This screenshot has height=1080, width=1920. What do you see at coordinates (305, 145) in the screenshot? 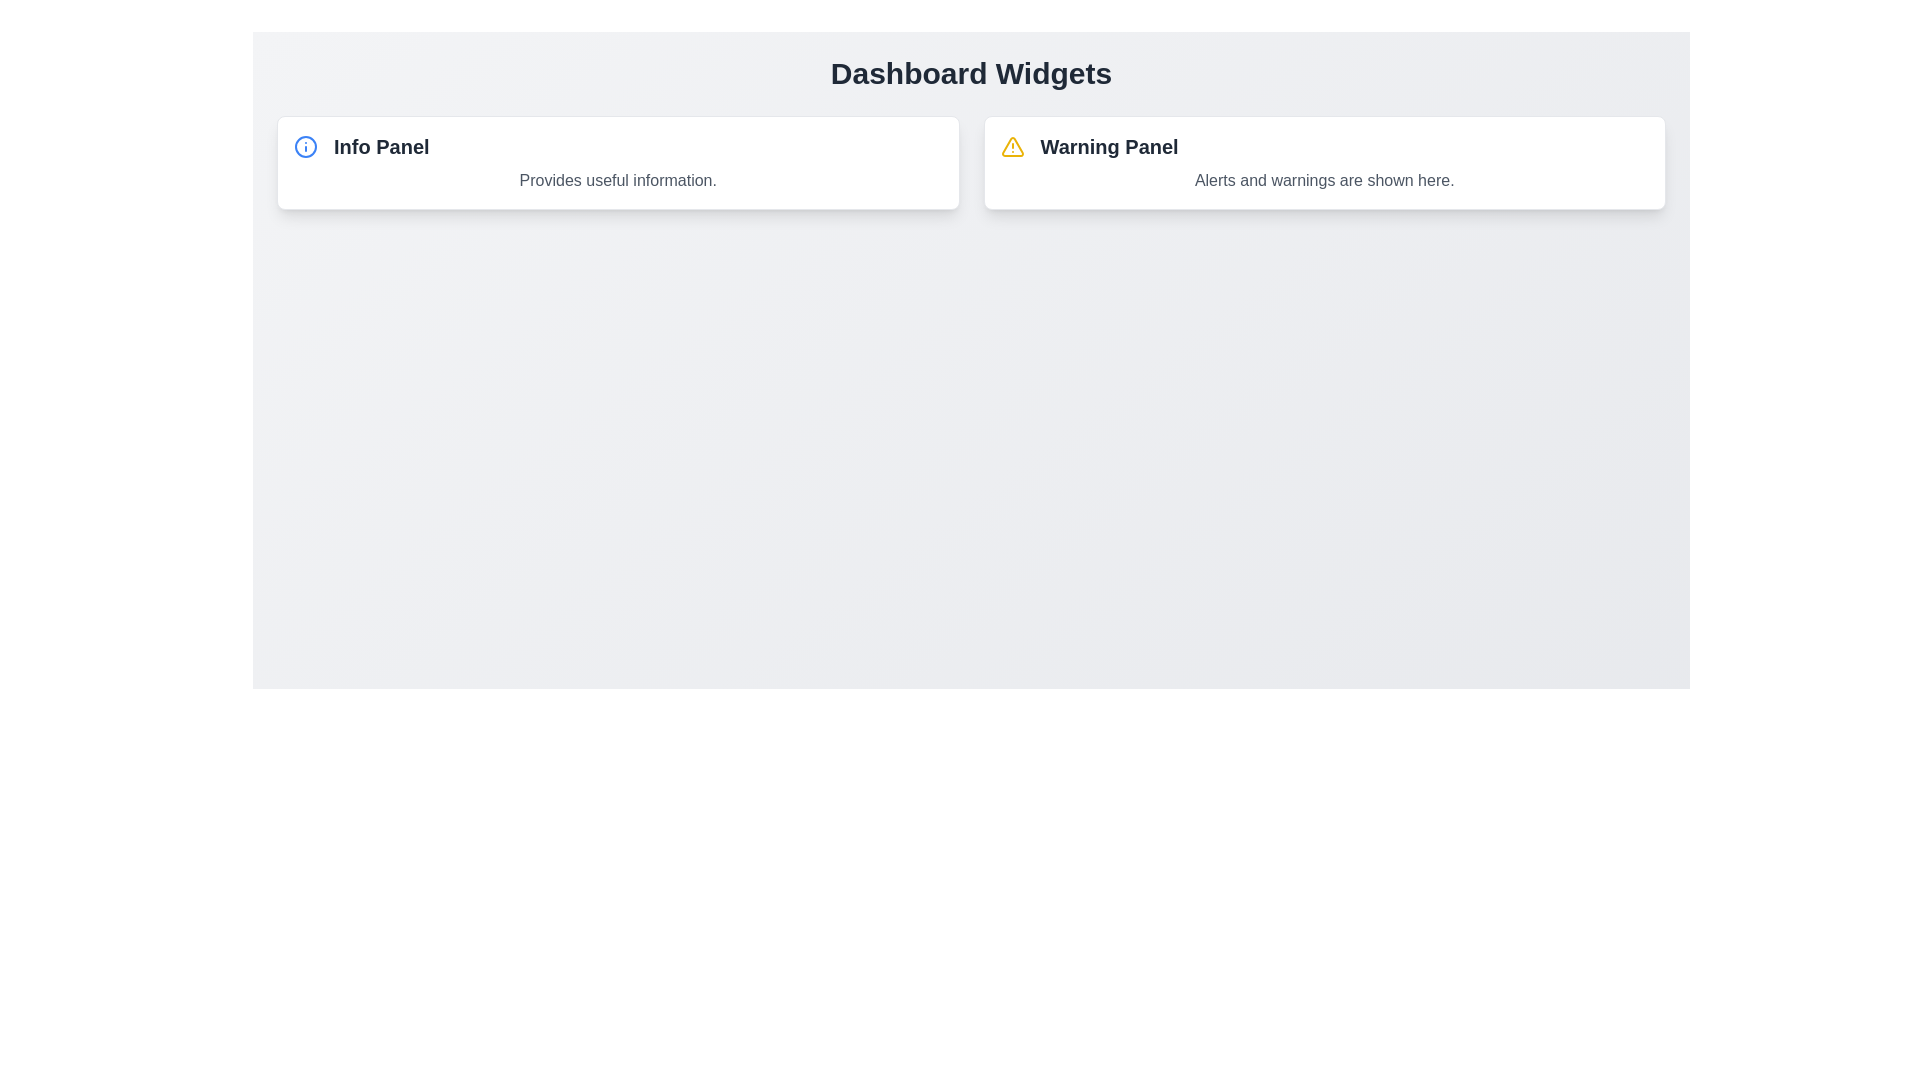
I see `the blue circular SVG icon with an information symbol located in the left part of the 'Info Panel' component` at bounding box center [305, 145].